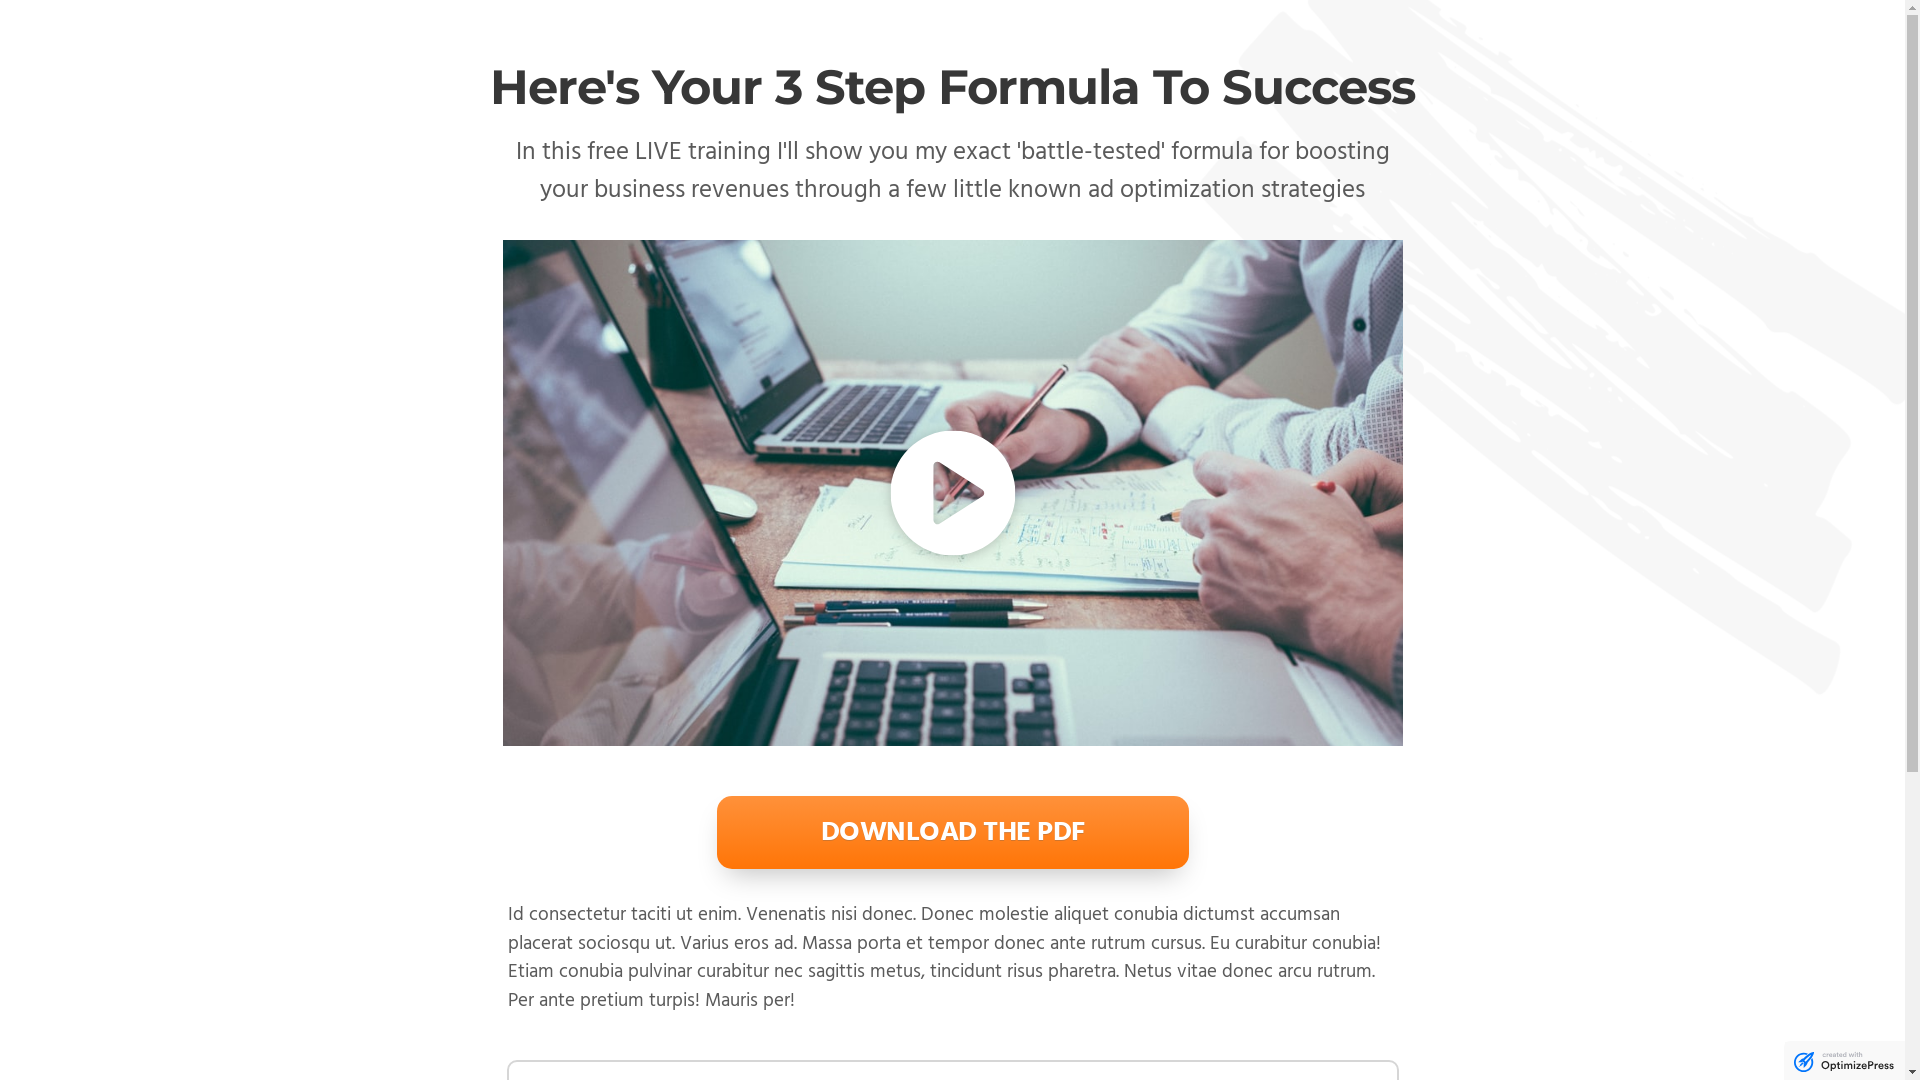 The height and width of the screenshot is (1080, 1920). Describe the element at coordinates (950, 832) in the screenshot. I see `'DOWNLOAD THE PDF'` at that location.